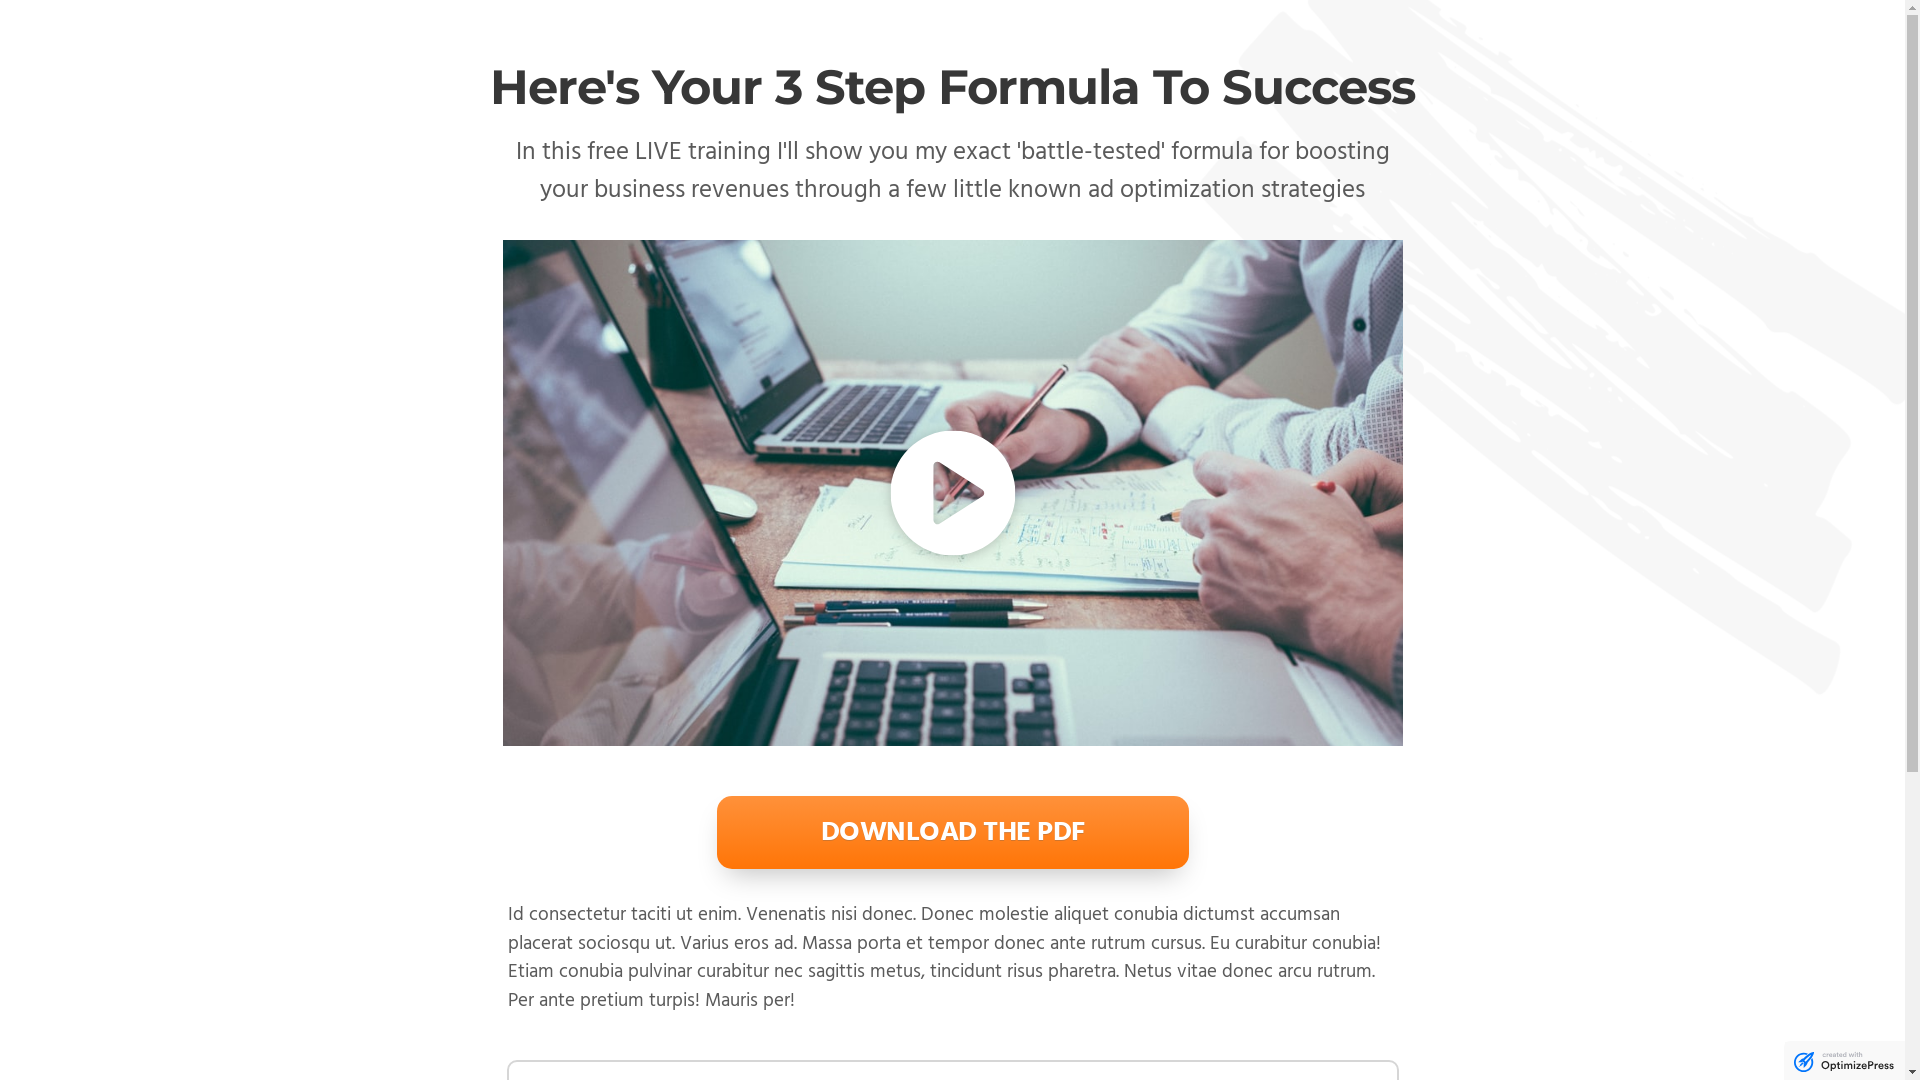 The height and width of the screenshot is (1080, 1920). Describe the element at coordinates (950, 832) in the screenshot. I see `'DOWNLOAD THE PDF'` at that location.